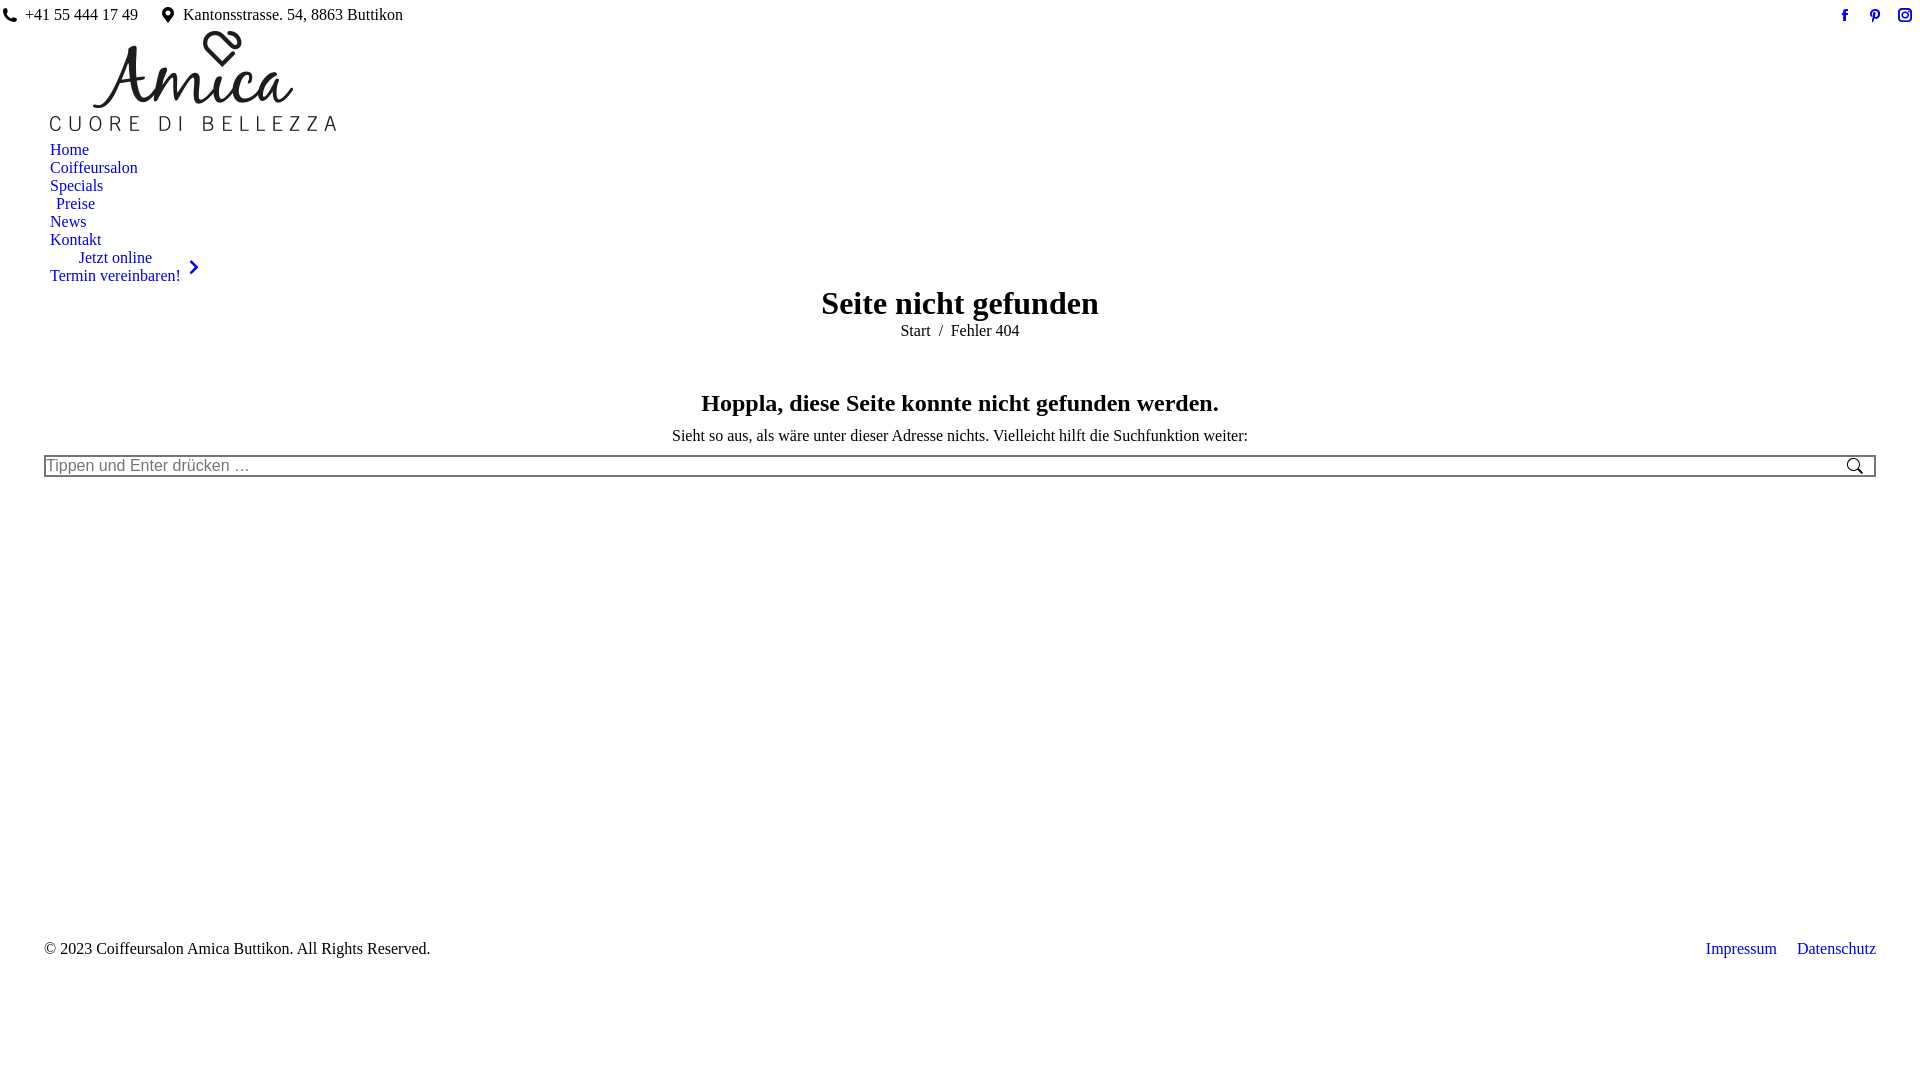 The width and height of the screenshot is (1920, 1080). I want to click on 'Jetzt online, so click(123, 265).